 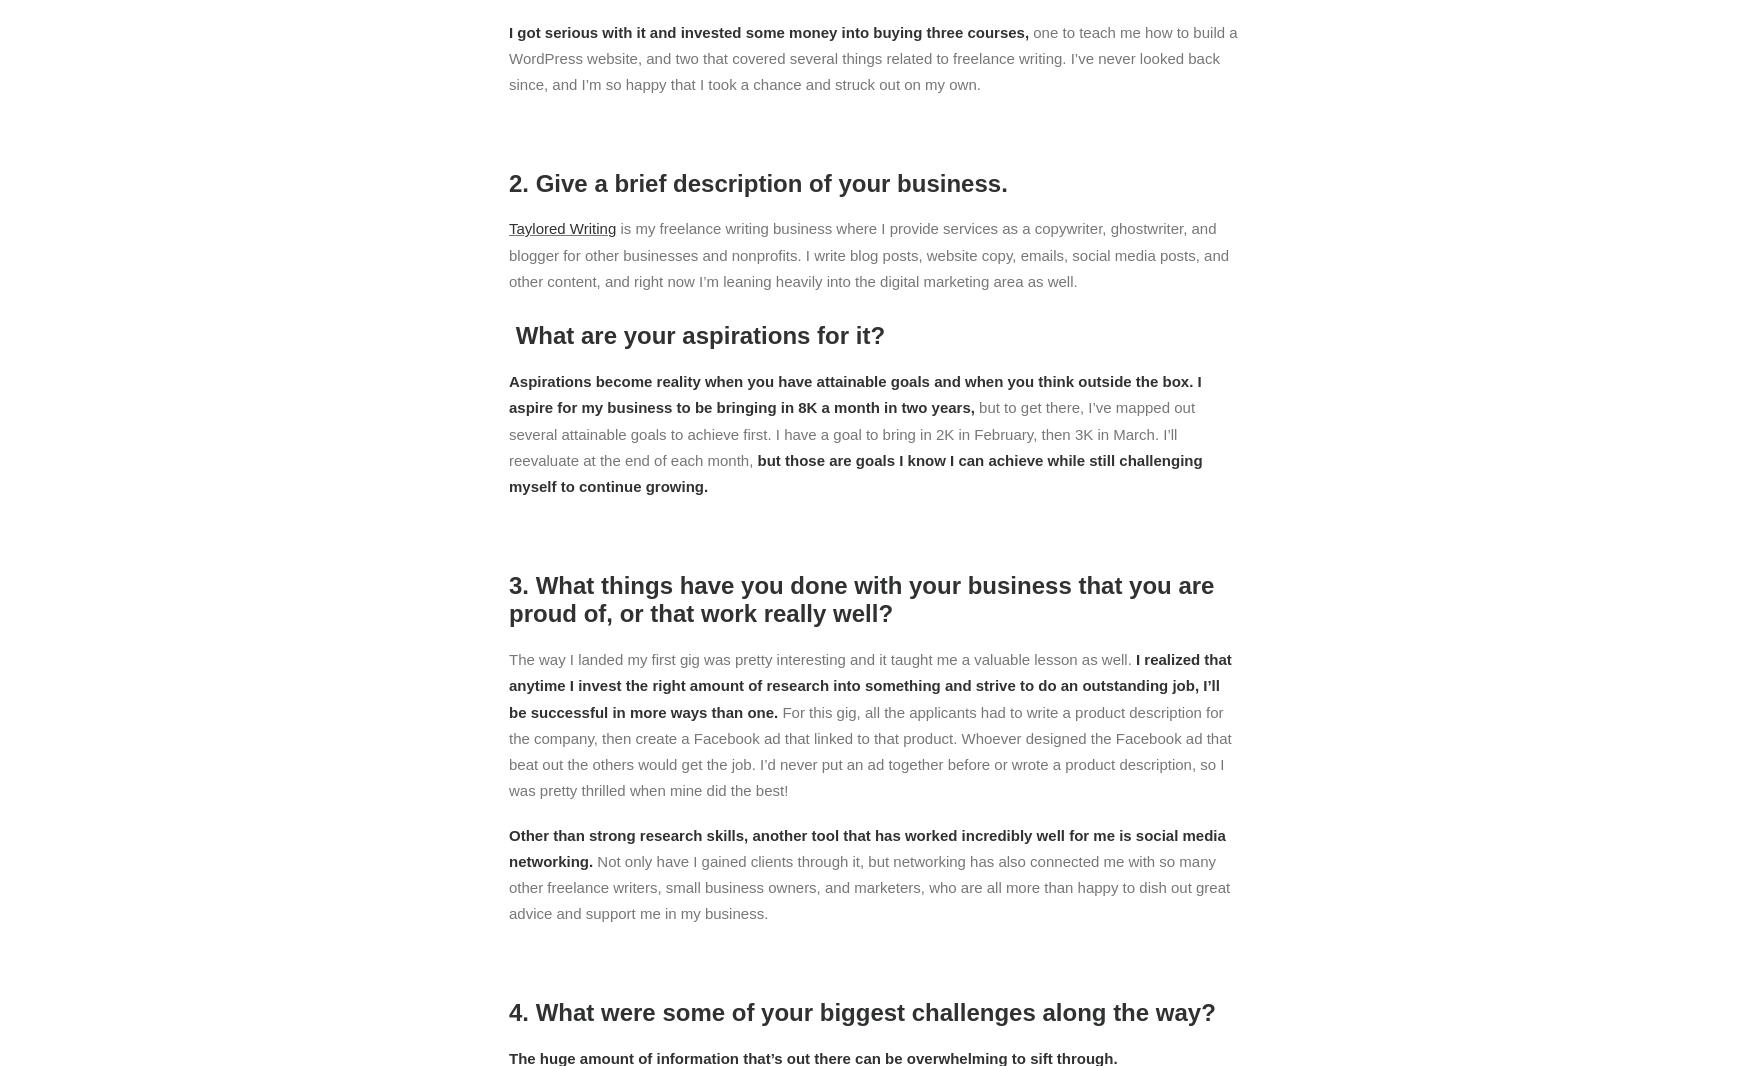 What do you see at coordinates (508, 684) in the screenshot?
I see `'I realized that anytime I invest the right amount of research into something and strive to do an outstanding job, I’ll be successful in more ways than one.'` at bounding box center [508, 684].